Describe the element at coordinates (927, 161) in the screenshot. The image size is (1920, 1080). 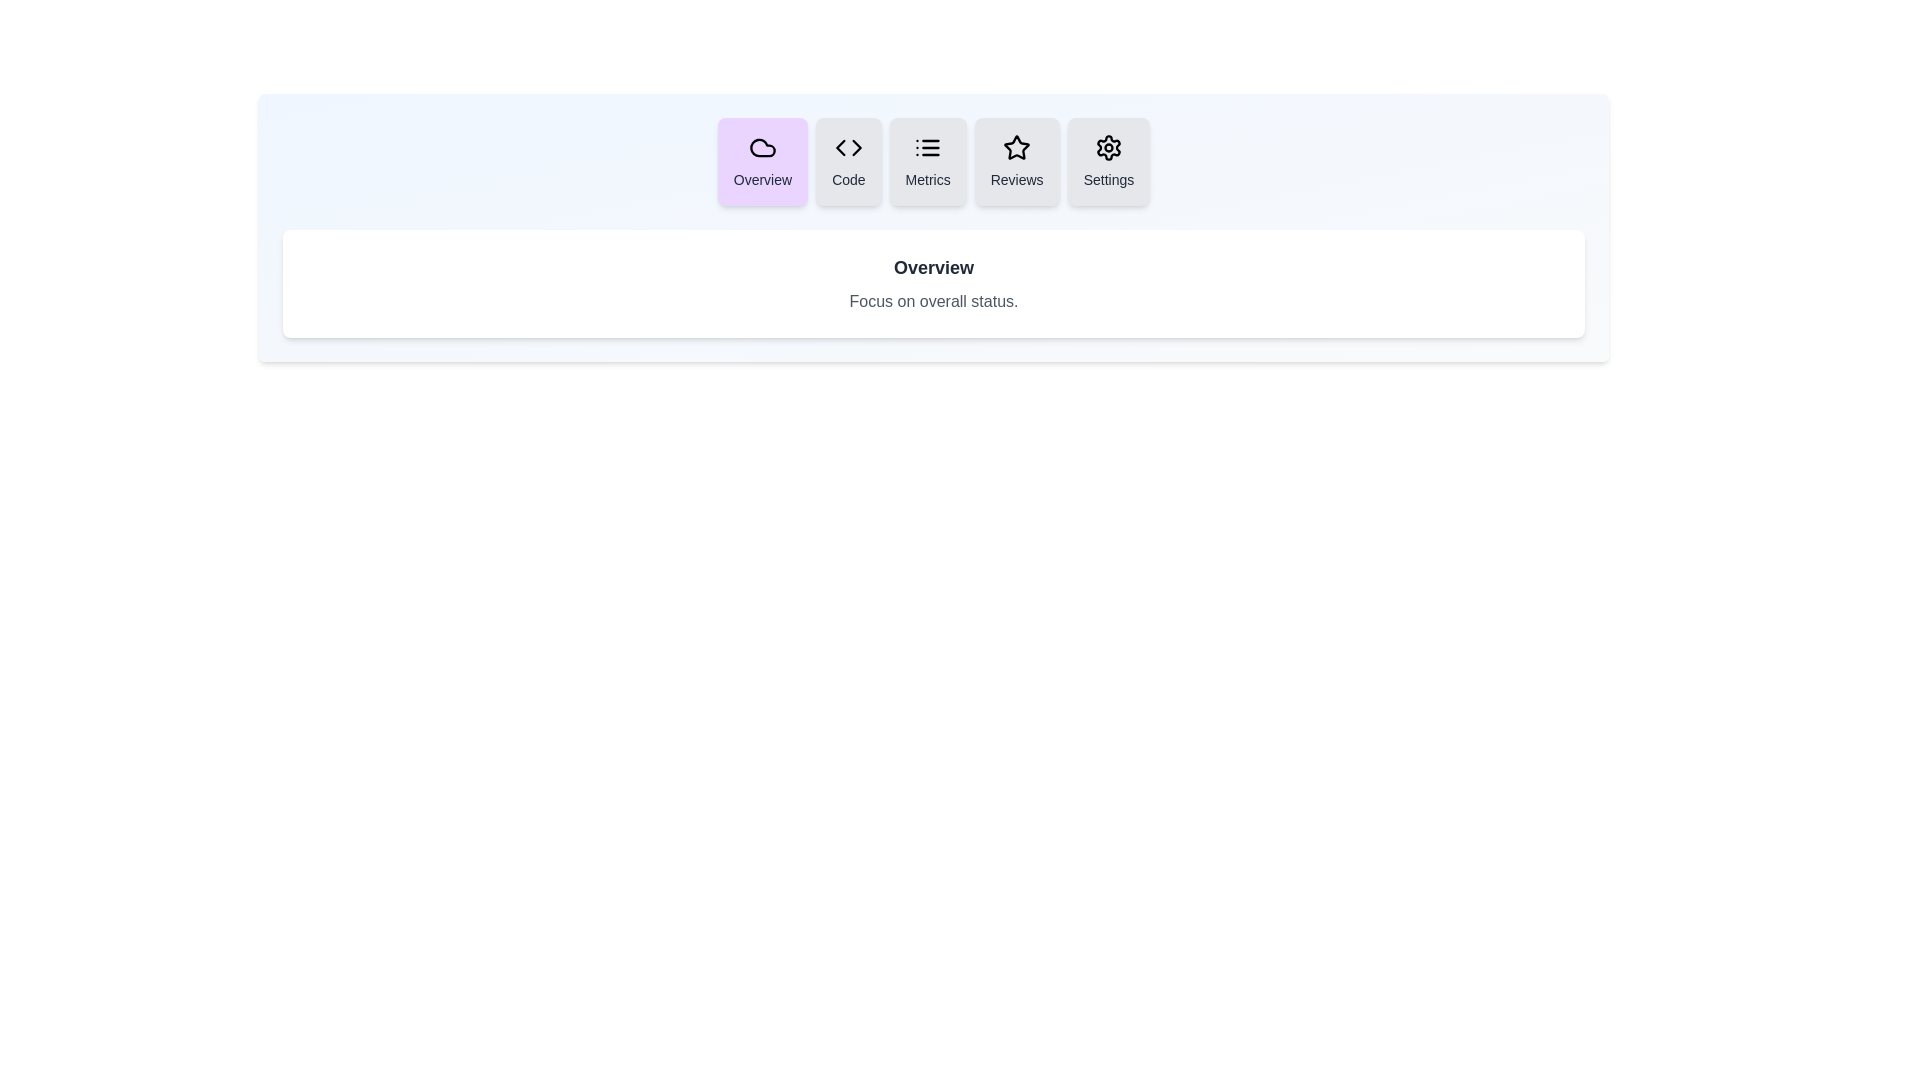
I see `the tab button labeled Metrics to see the hover effect` at that location.